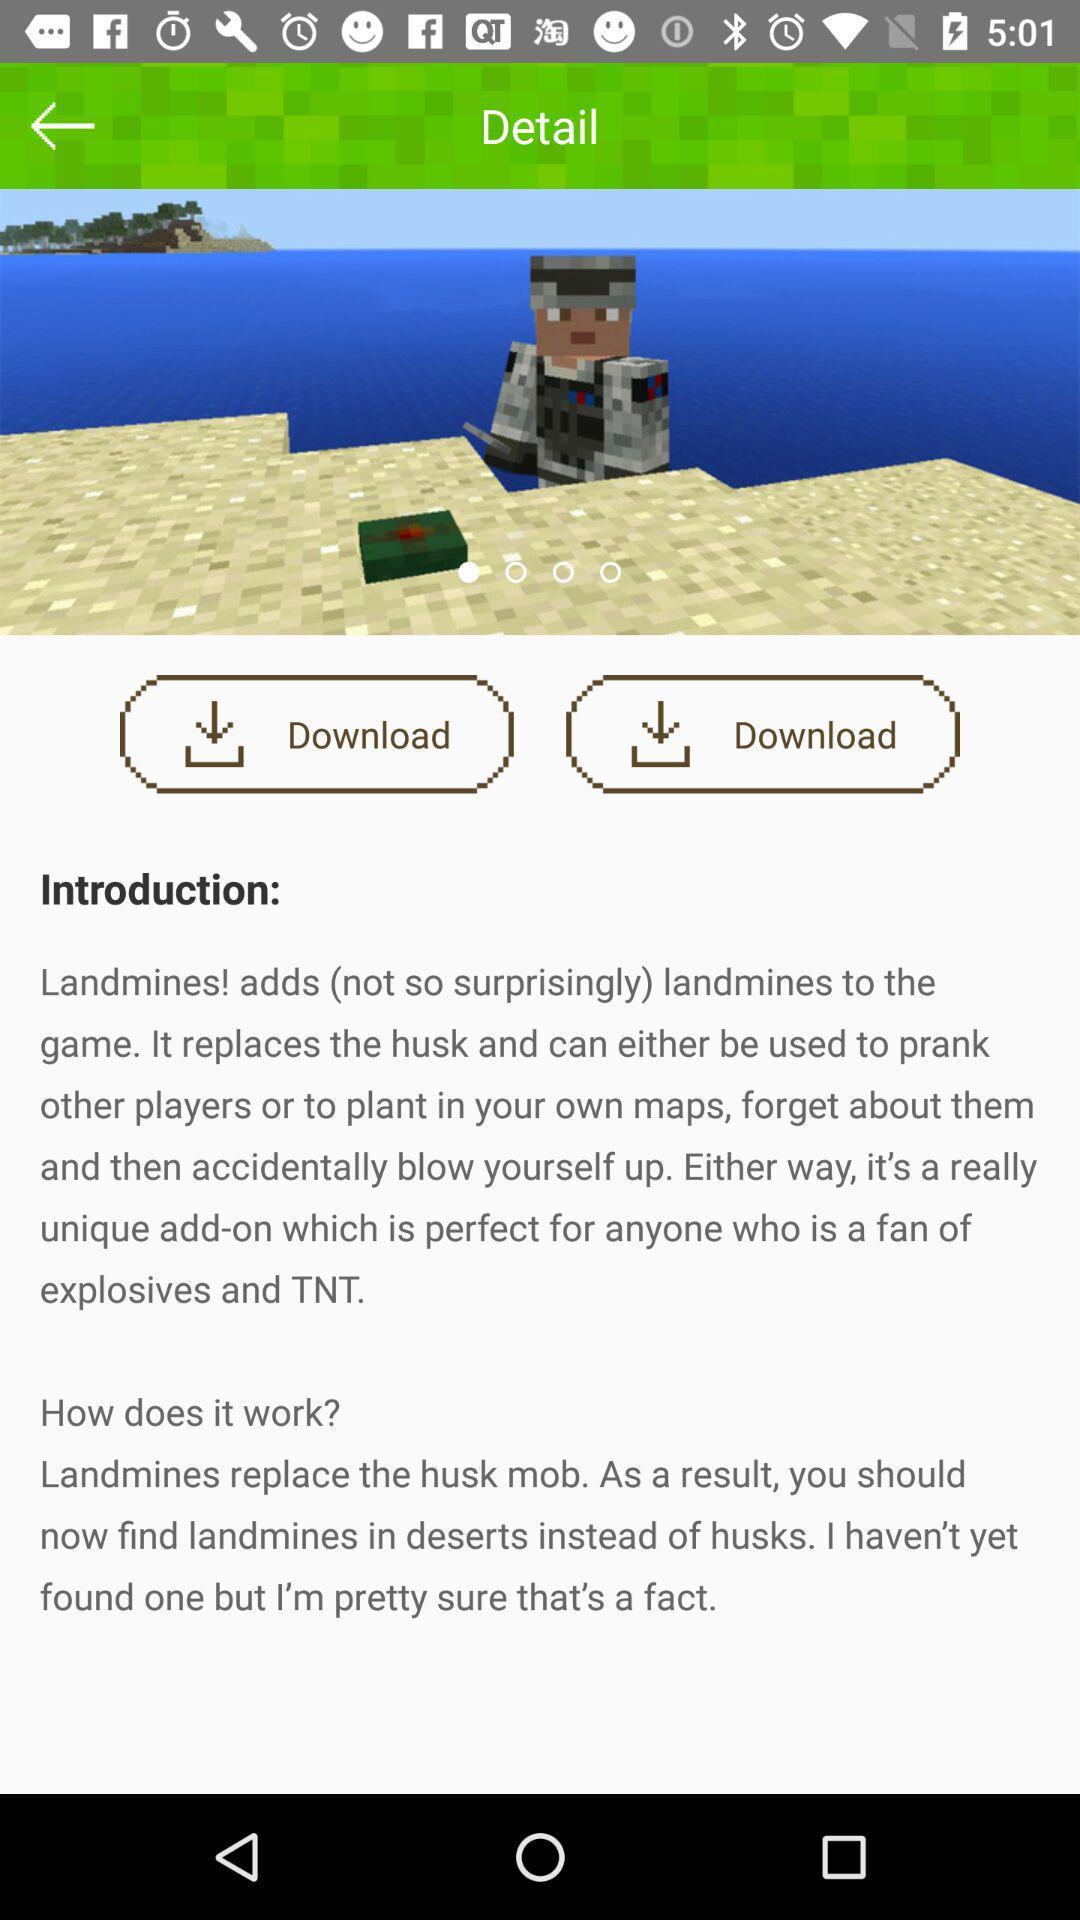 This screenshot has height=1920, width=1080. What do you see at coordinates (61, 124) in the screenshot?
I see `previous page` at bounding box center [61, 124].